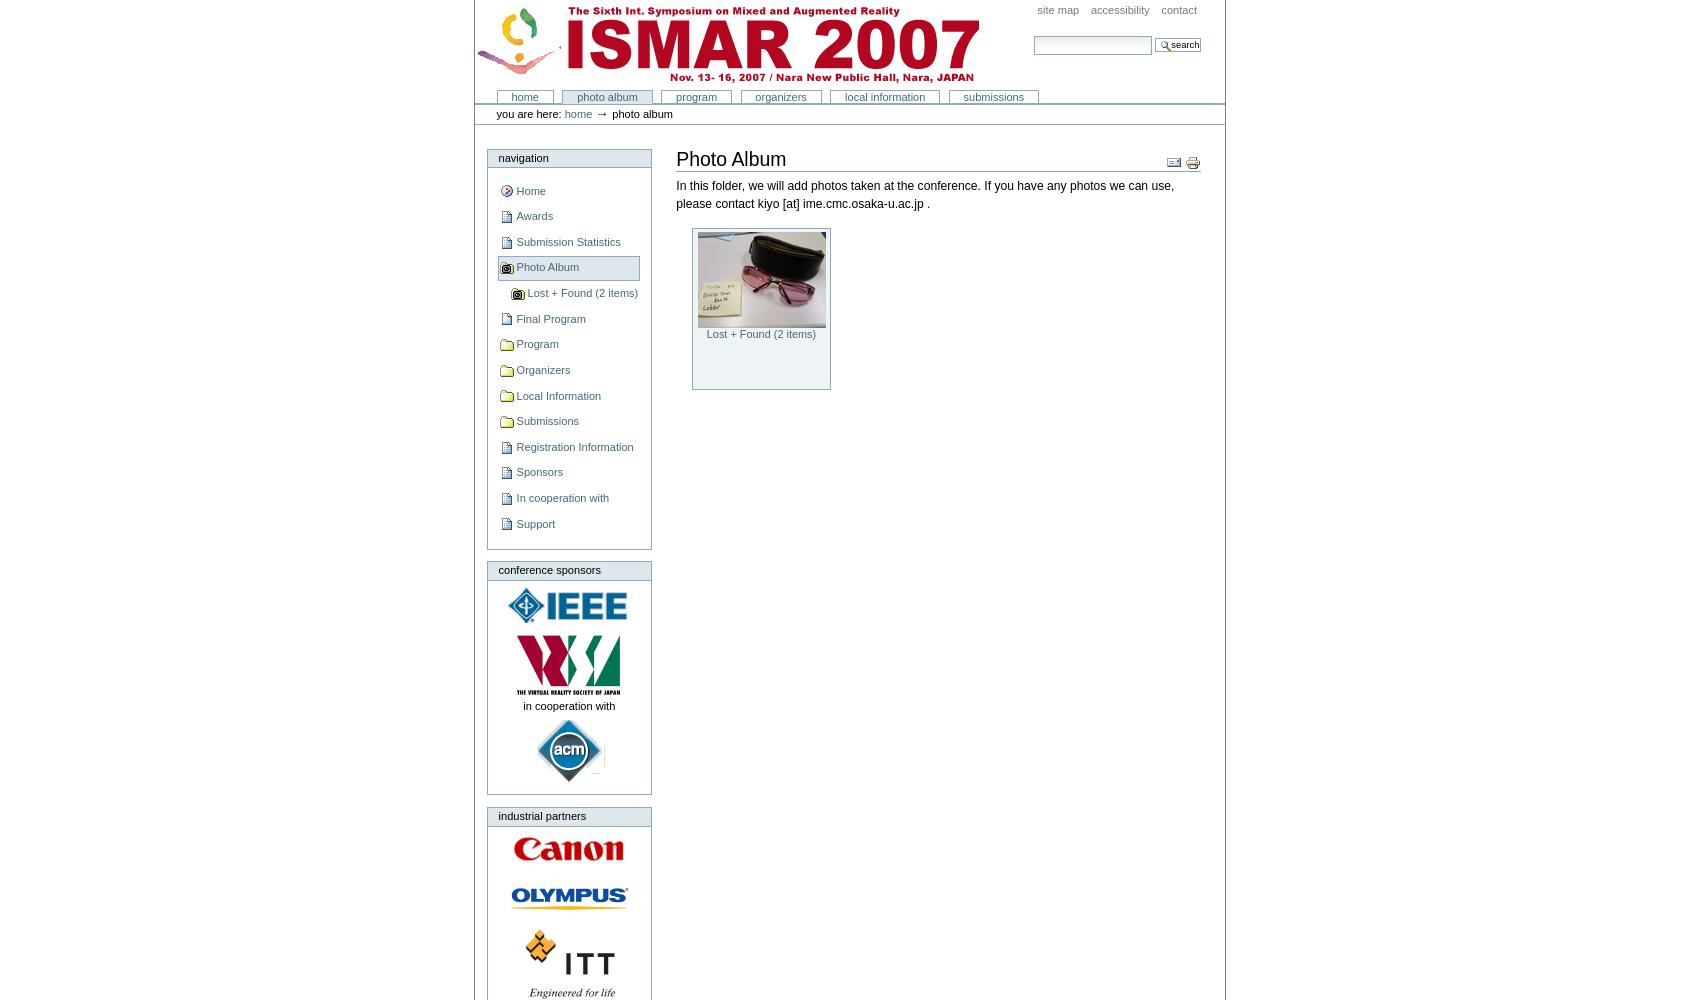  What do you see at coordinates (675, 193) in the screenshot?
I see `'In this folder, we will add photos taken at the conference. If you have any photos we can use, please contact  kiyo [at] ime.cmc.osaka-u.ac.jp .'` at bounding box center [675, 193].